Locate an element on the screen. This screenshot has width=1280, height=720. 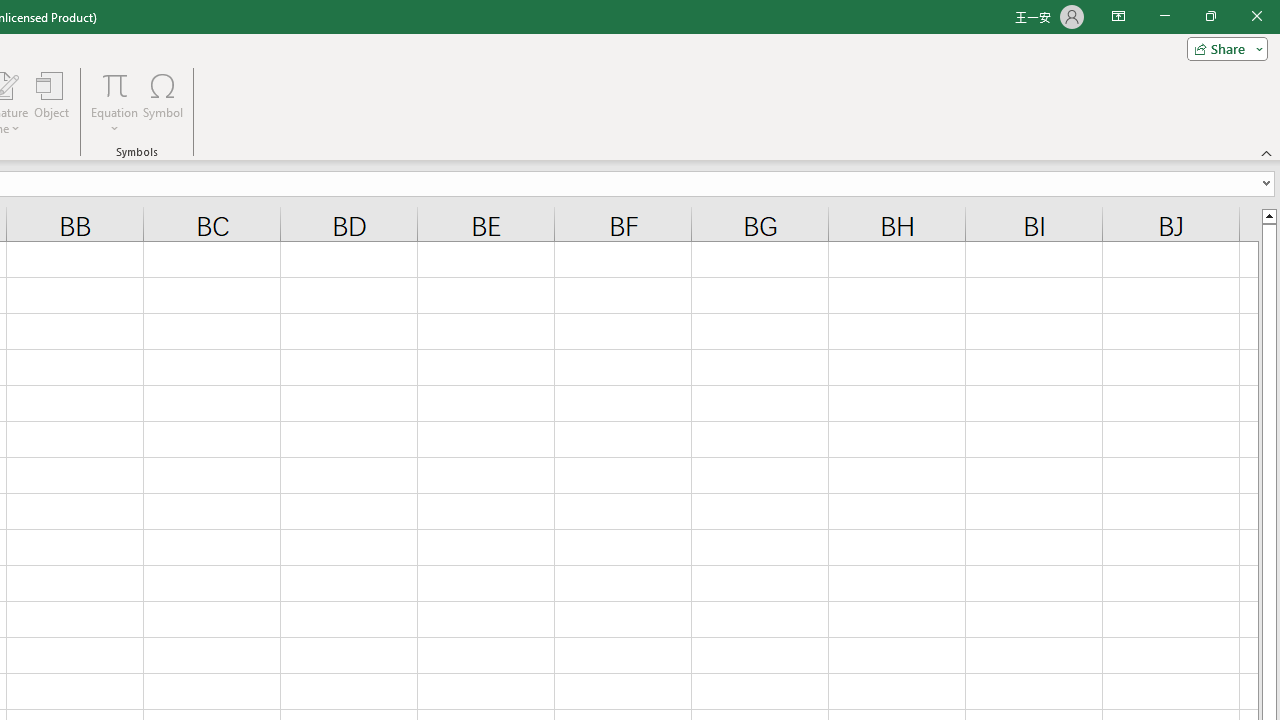
'Share' is located at coordinates (1222, 47).